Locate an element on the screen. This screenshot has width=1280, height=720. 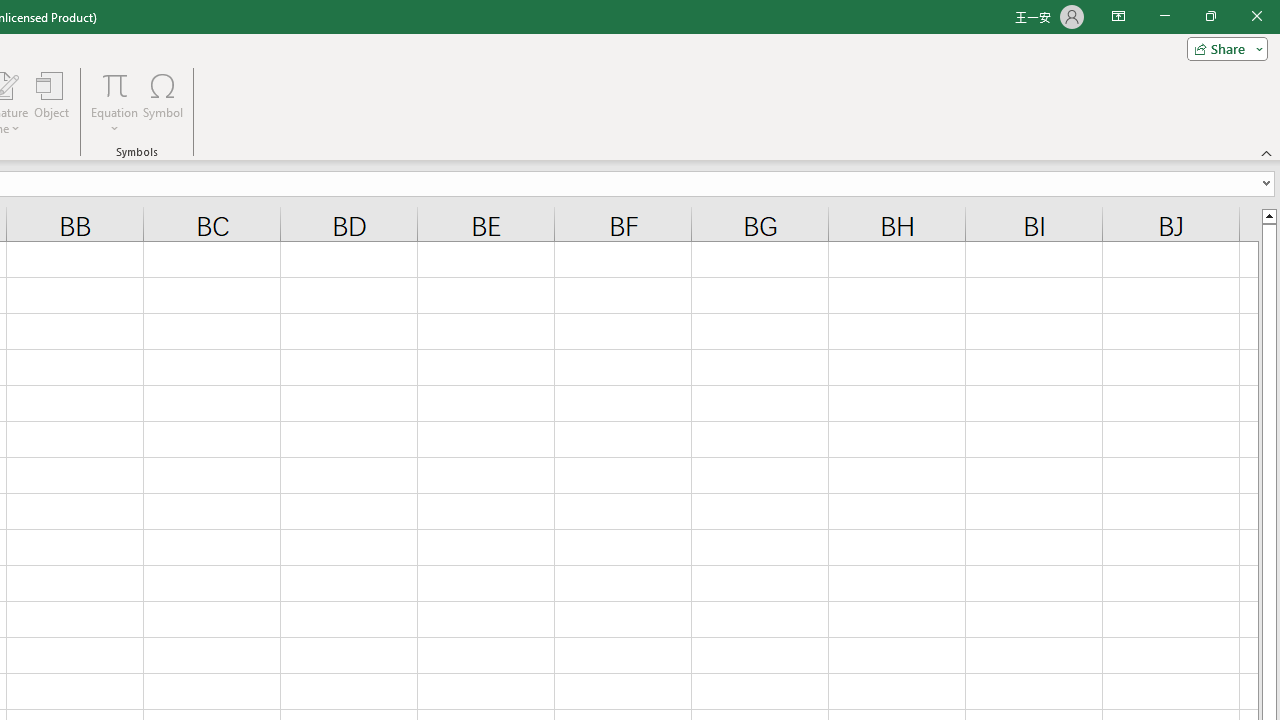
'Share' is located at coordinates (1222, 47).